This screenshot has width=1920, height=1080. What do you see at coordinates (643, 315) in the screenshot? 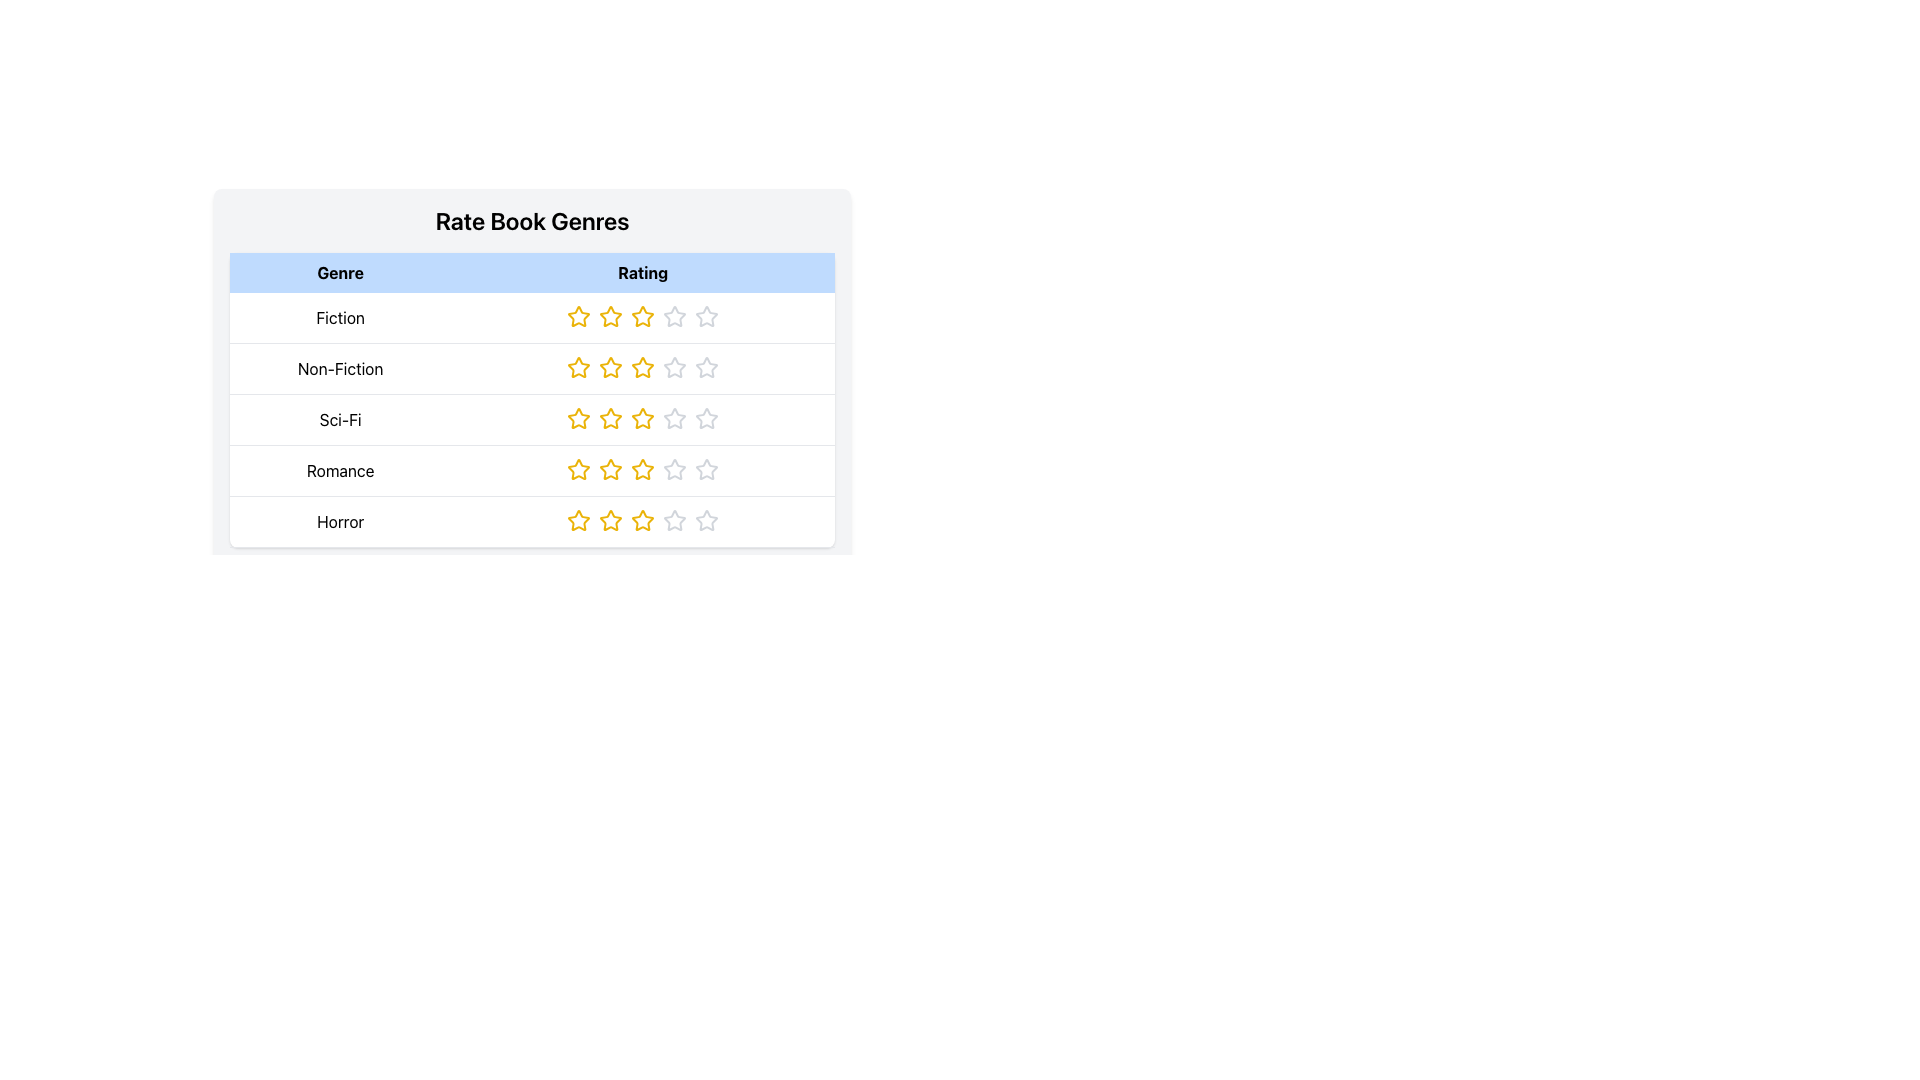
I see `the third star icon` at bounding box center [643, 315].